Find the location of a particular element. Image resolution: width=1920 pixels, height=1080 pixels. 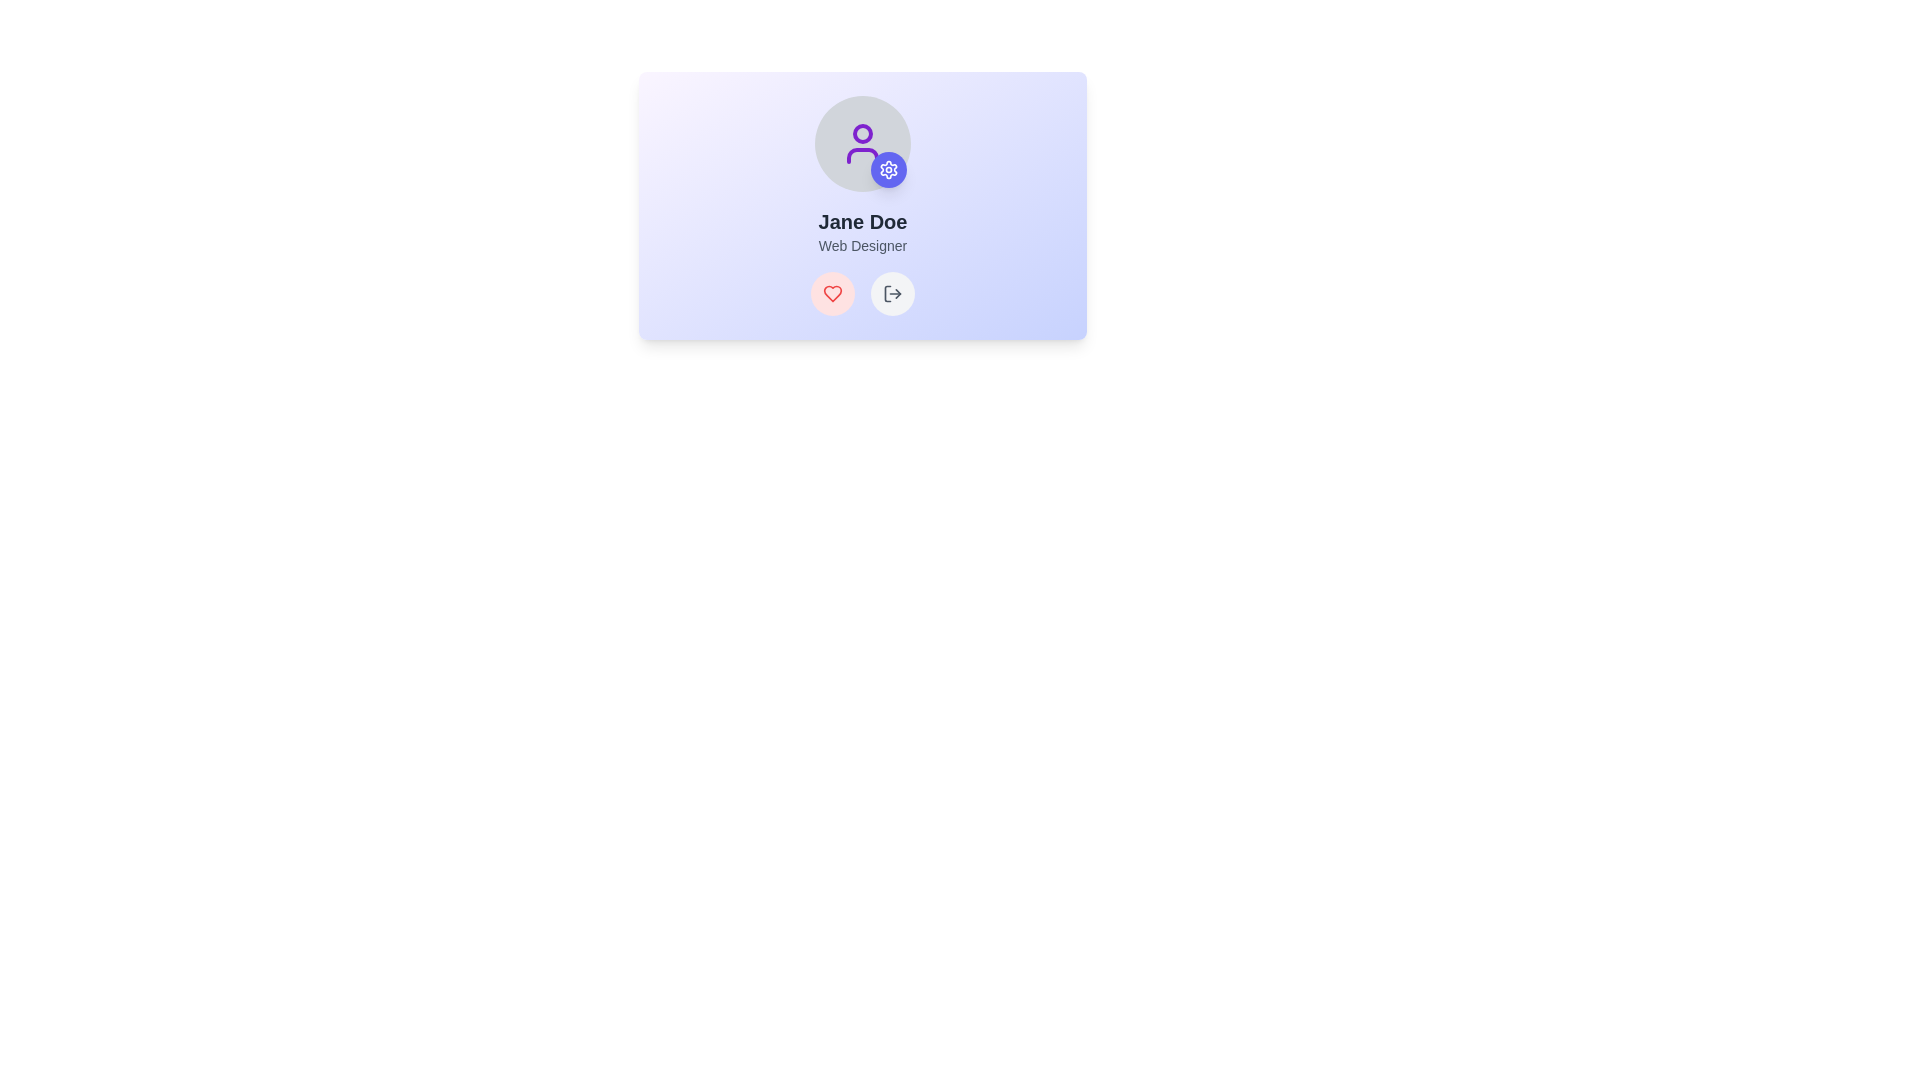

the heart-shaped red icon within the circular button is located at coordinates (833, 293).